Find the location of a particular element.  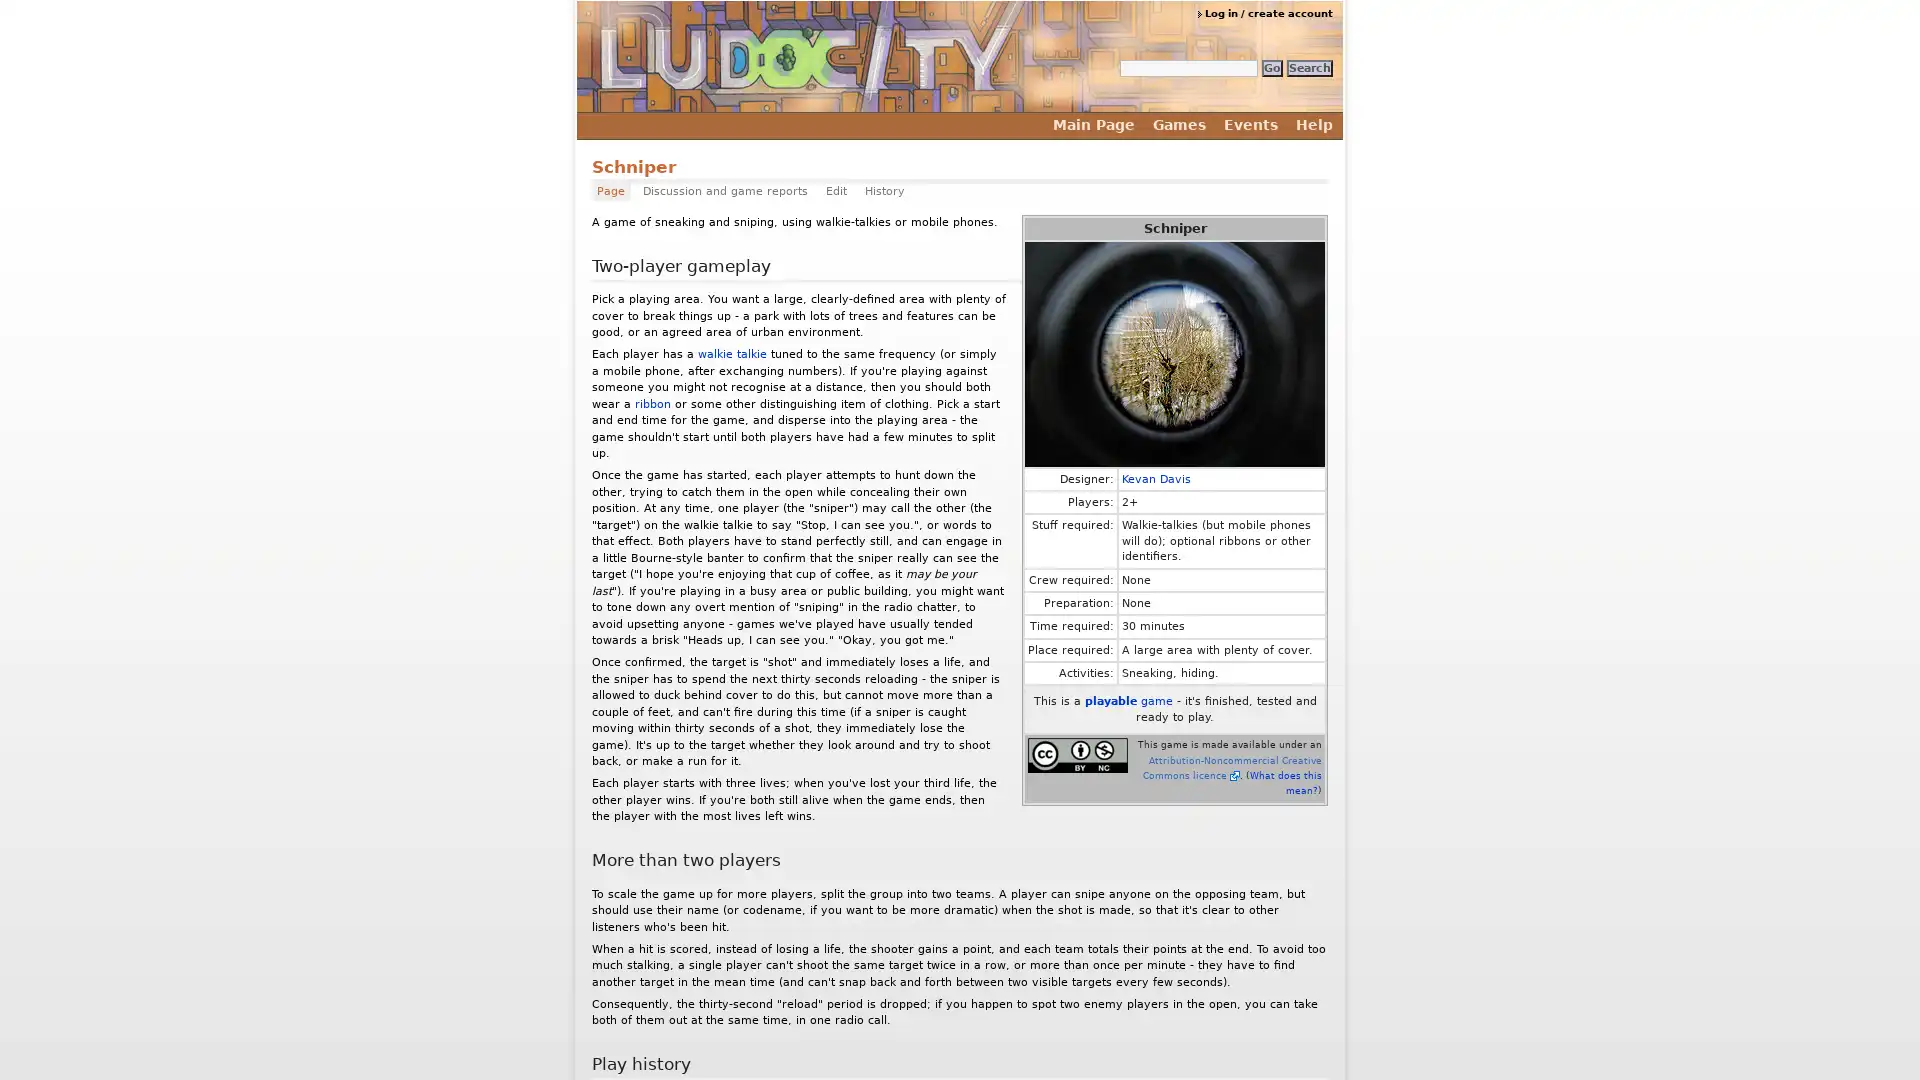

Go is located at coordinates (1271, 67).